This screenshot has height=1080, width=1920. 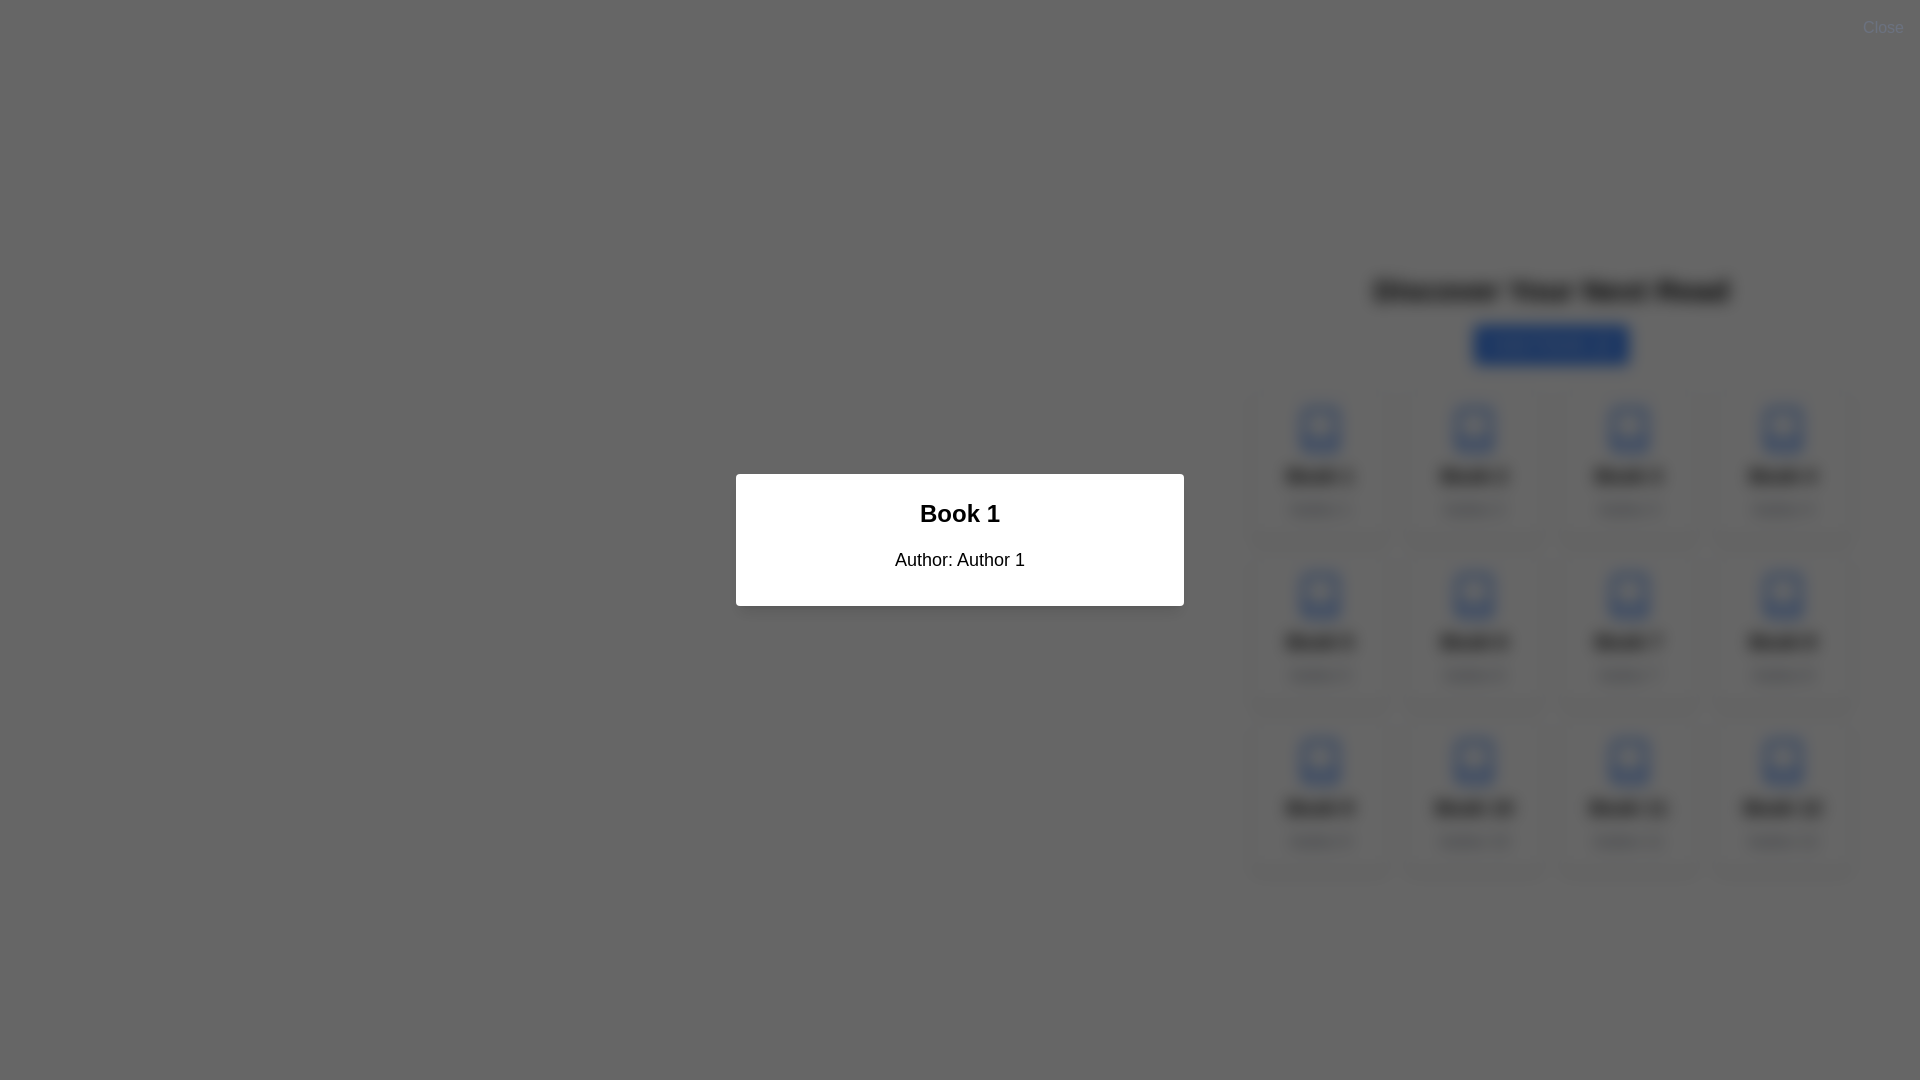 I want to click on the Information card displaying details about a book, located in the second row and second column of the grid layout, so click(x=1474, y=628).